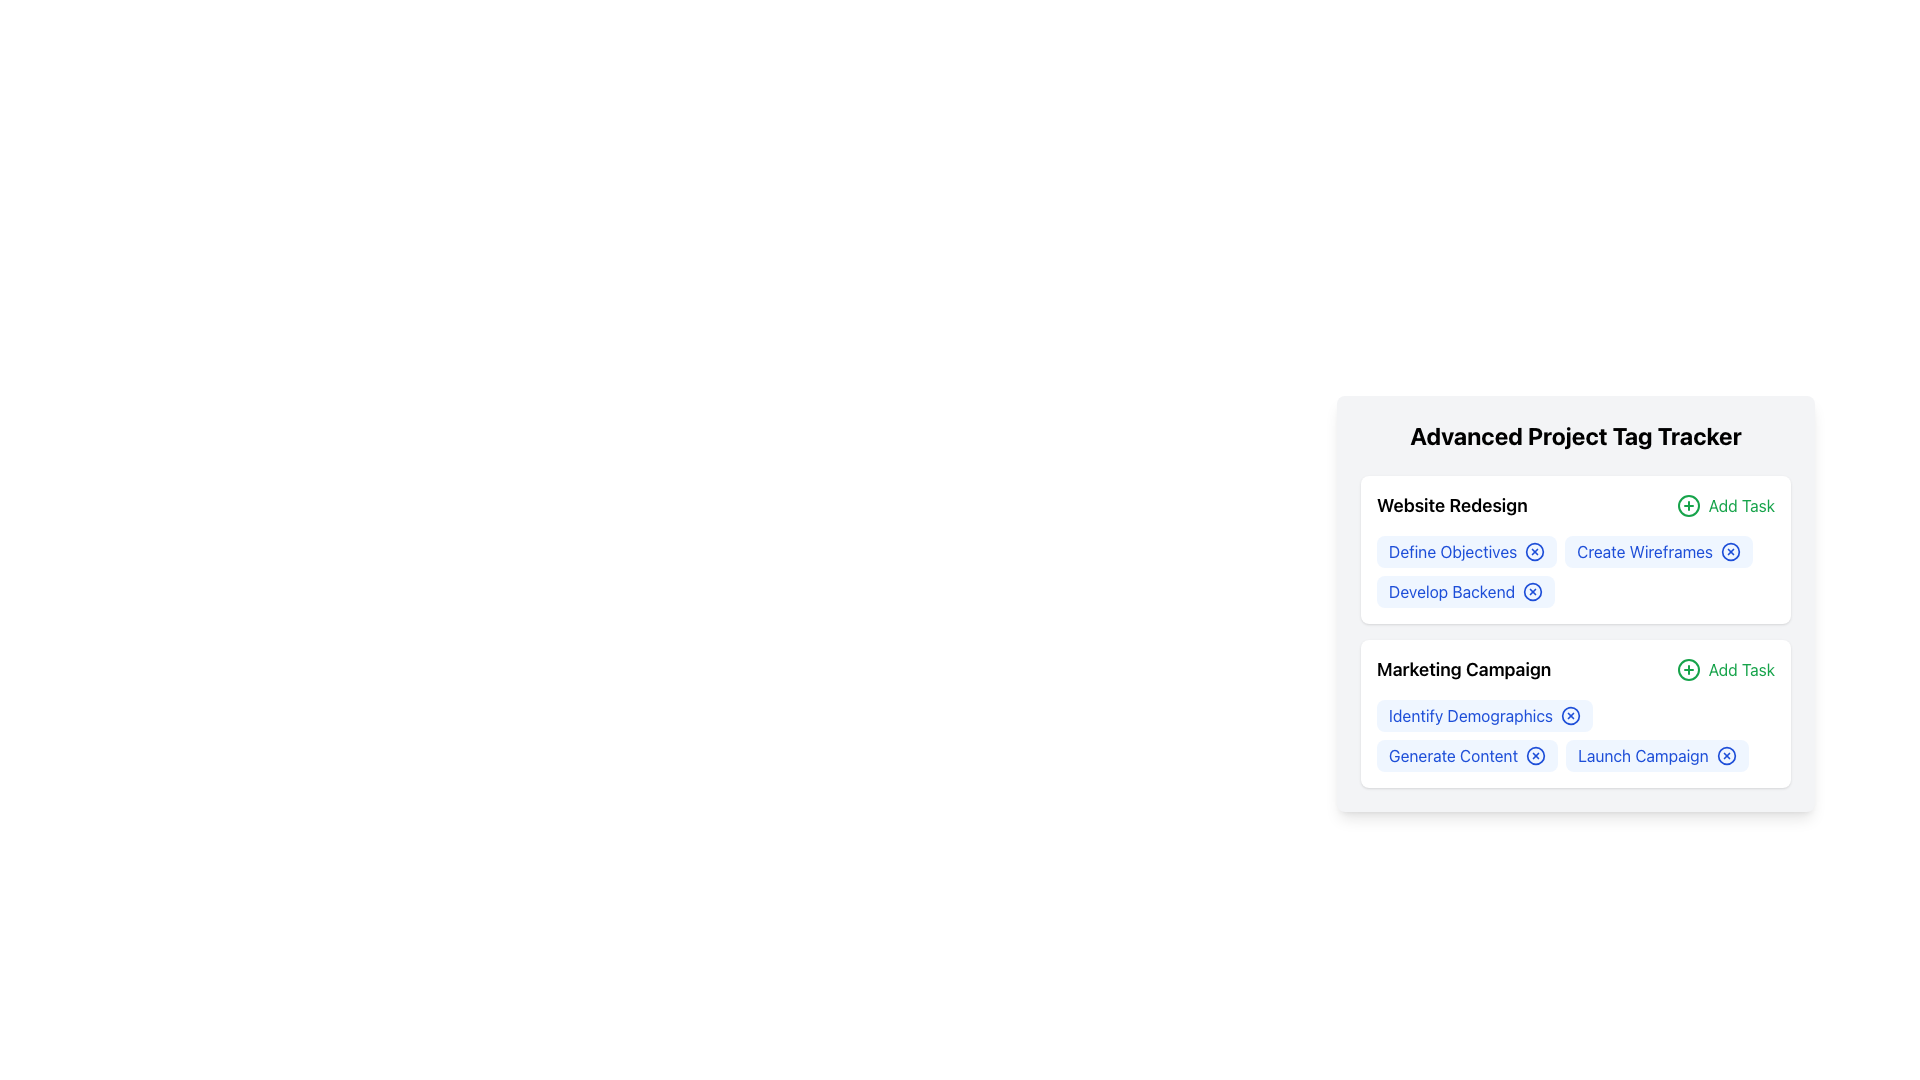 Image resolution: width=1920 pixels, height=1080 pixels. Describe the element at coordinates (1724, 670) in the screenshot. I see `the green circular '+' button labeled 'Add Task' located to the right of the 'Marketing Campaign' section` at that location.